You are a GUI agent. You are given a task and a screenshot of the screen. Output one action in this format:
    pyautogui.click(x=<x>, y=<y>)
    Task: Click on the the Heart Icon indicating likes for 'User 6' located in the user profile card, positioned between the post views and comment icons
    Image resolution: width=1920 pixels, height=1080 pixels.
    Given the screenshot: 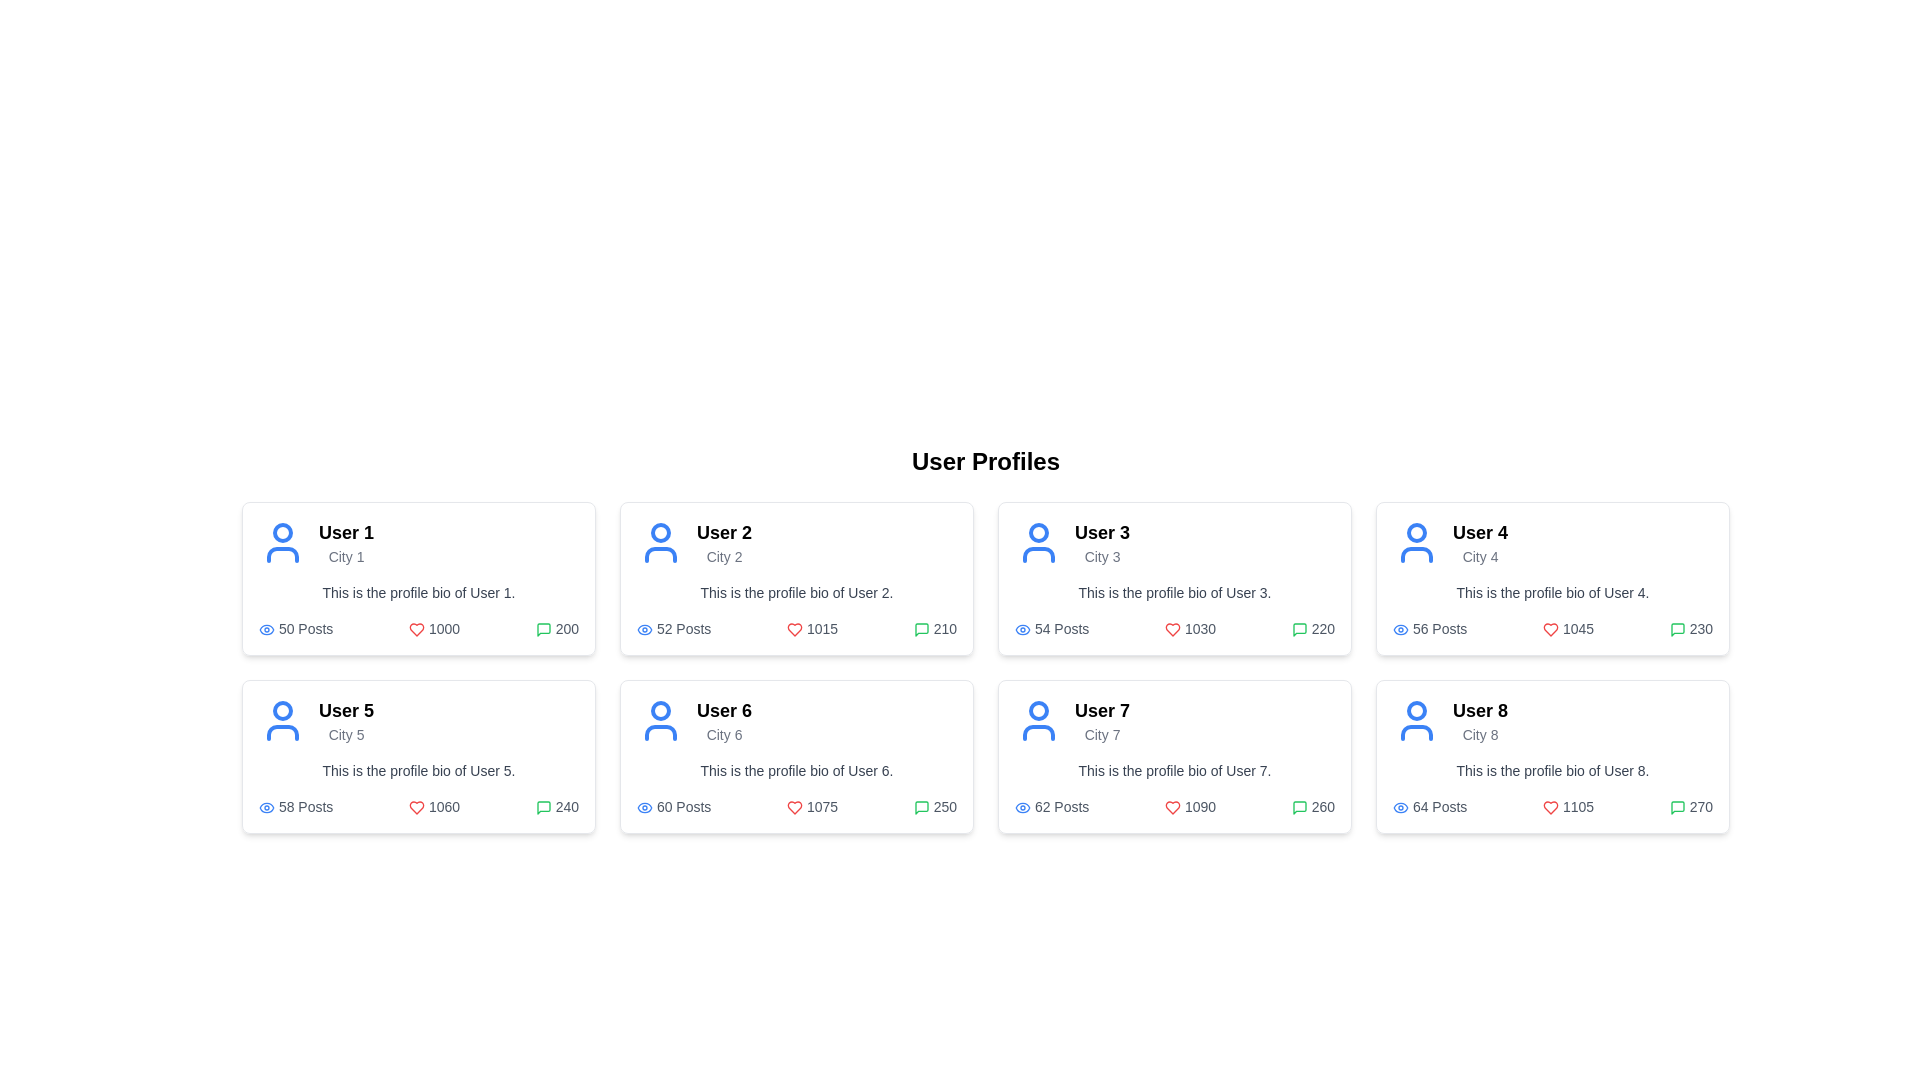 What is the action you would take?
    pyautogui.click(x=794, y=807)
    